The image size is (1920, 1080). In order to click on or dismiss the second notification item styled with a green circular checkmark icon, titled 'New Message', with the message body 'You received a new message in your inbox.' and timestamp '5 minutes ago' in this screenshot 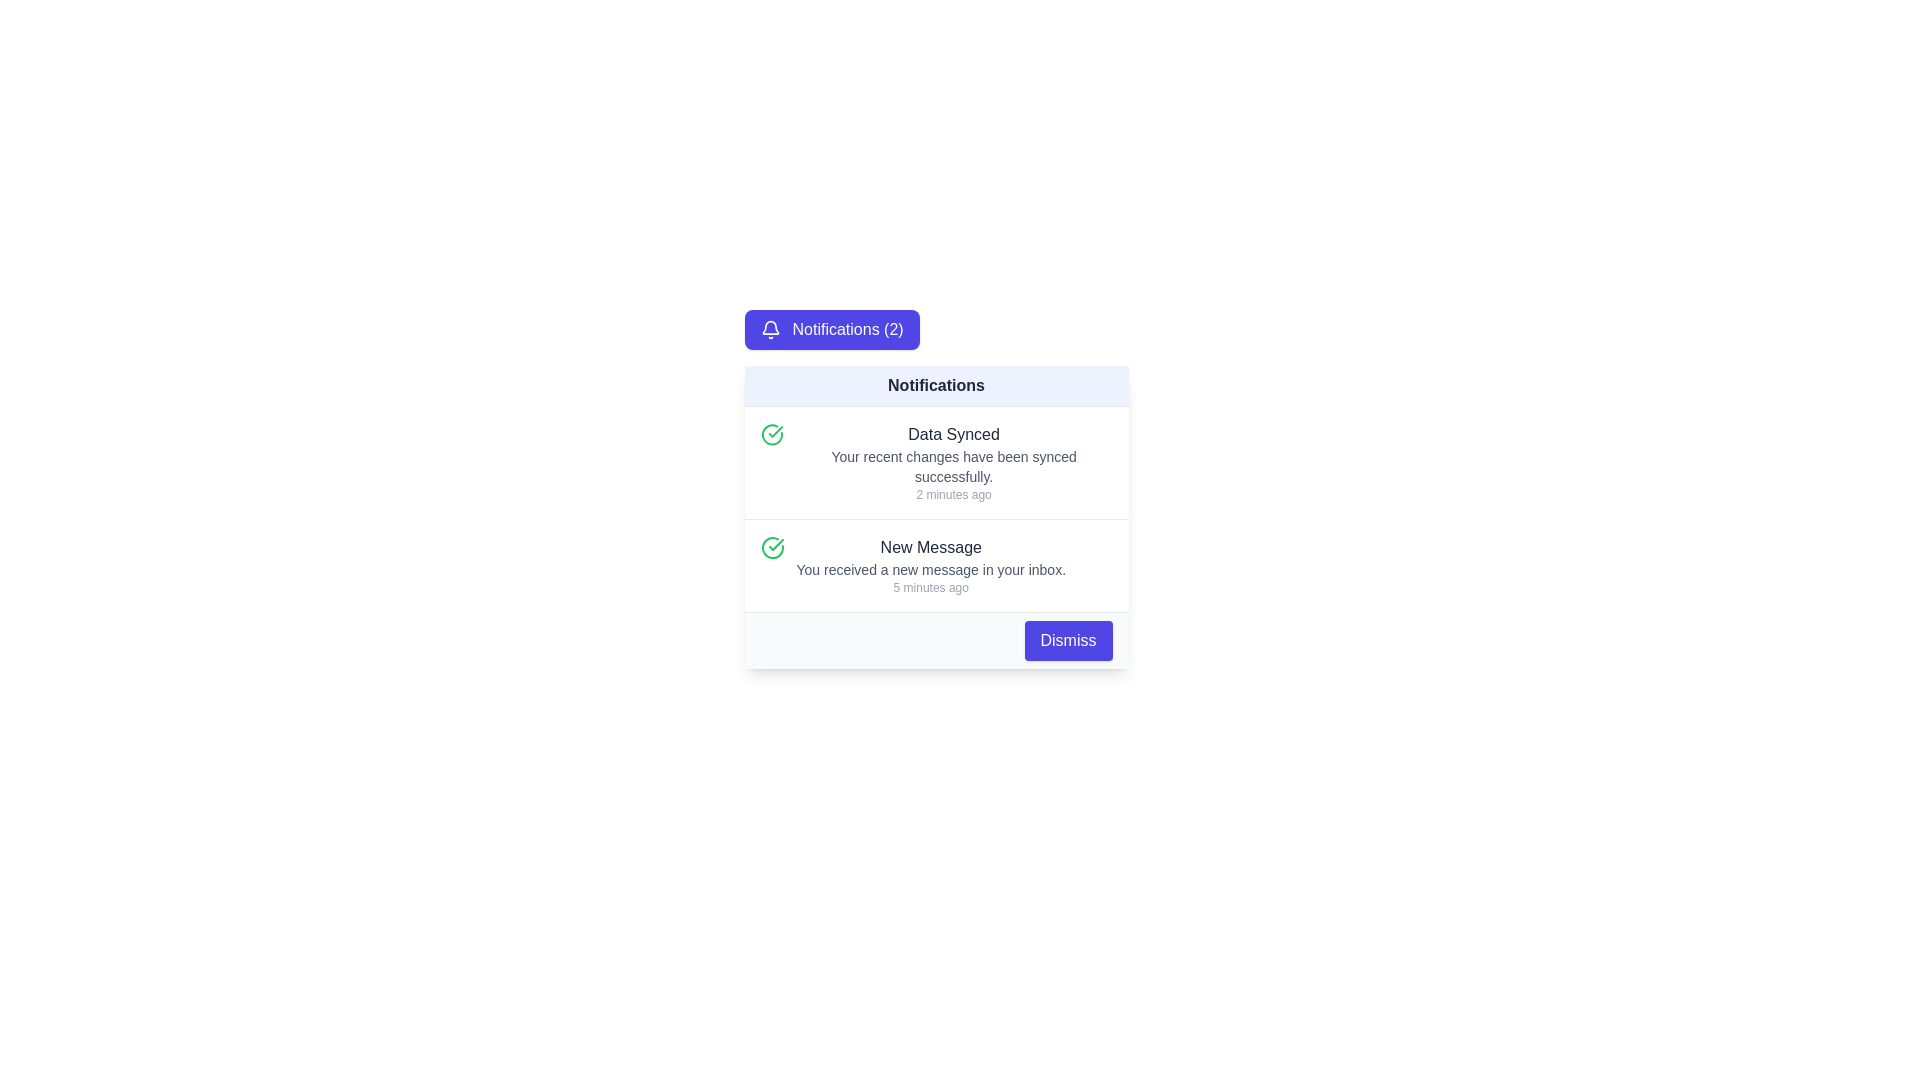, I will do `click(935, 565)`.